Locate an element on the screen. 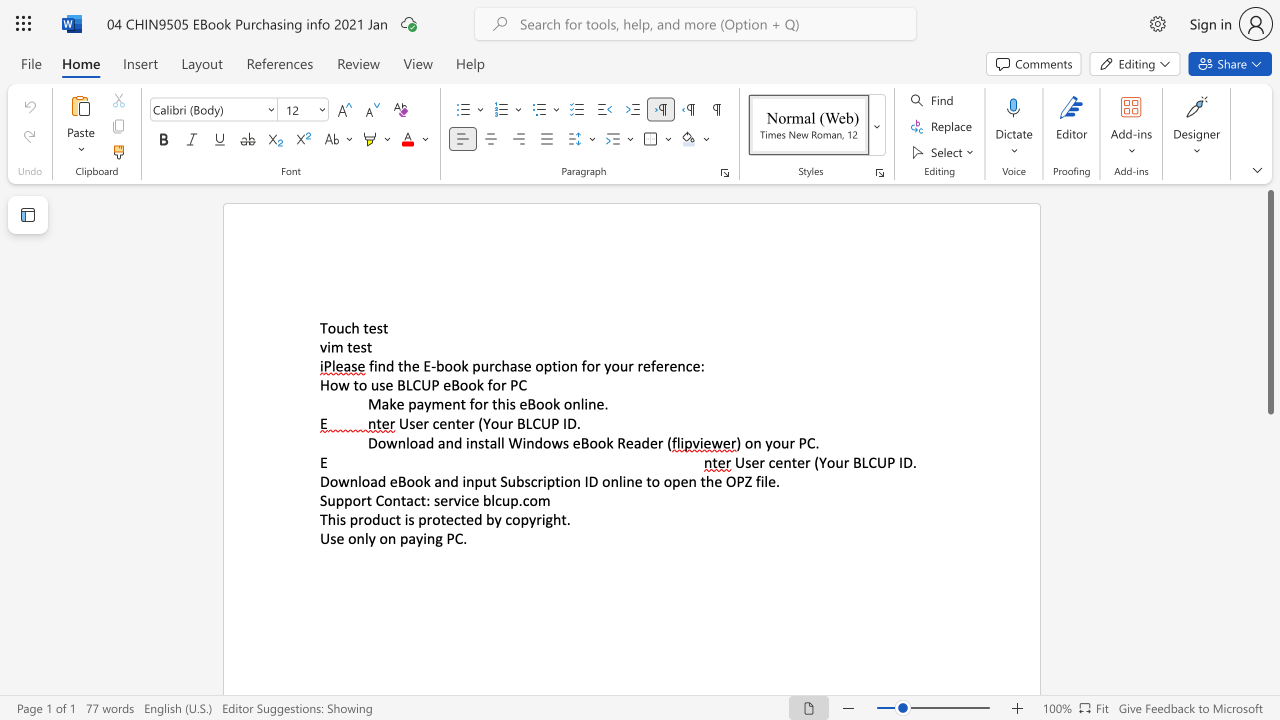  the 1th character "C" in the text is located at coordinates (811, 442).